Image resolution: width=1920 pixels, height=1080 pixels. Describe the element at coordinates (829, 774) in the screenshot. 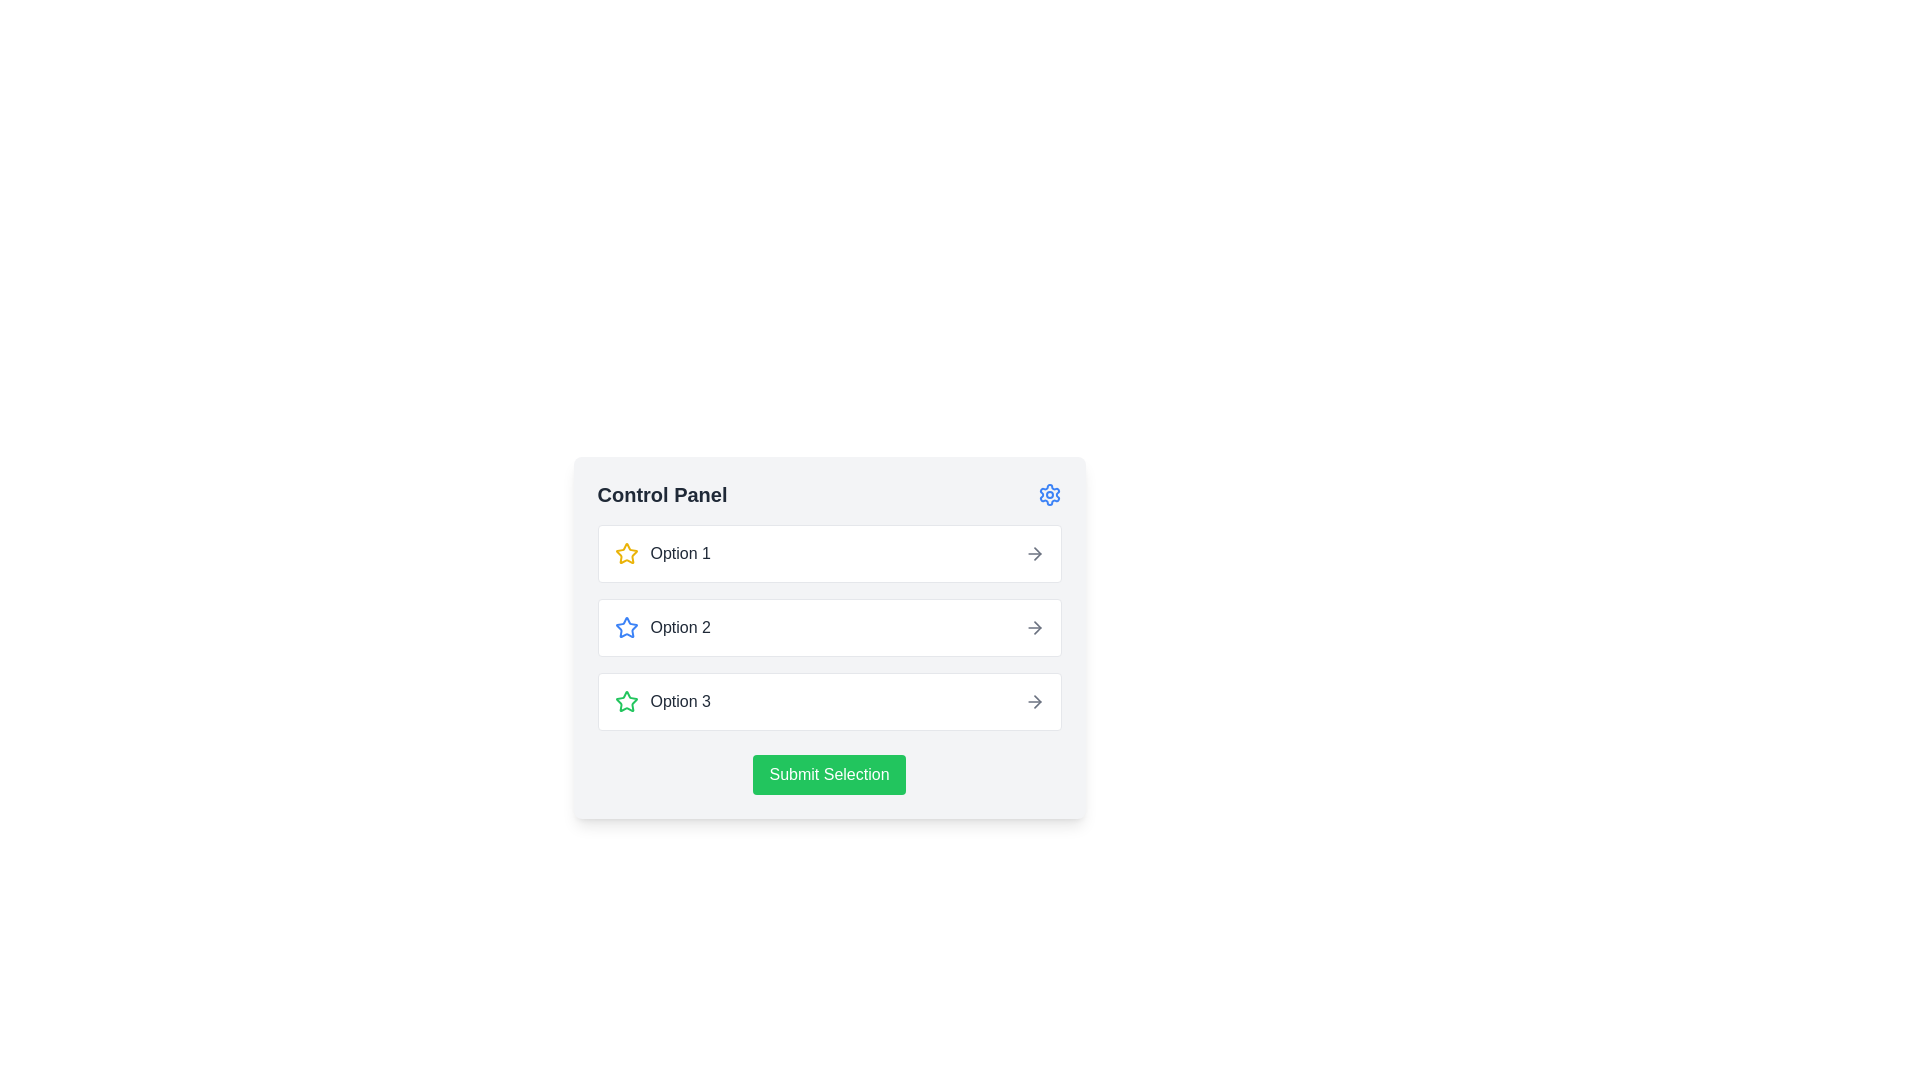

I see `the 'Submit Selection' button, which is a rectangular button with a green background and white text, located at the bottom center of the 'Control Panel' panel` at that location.